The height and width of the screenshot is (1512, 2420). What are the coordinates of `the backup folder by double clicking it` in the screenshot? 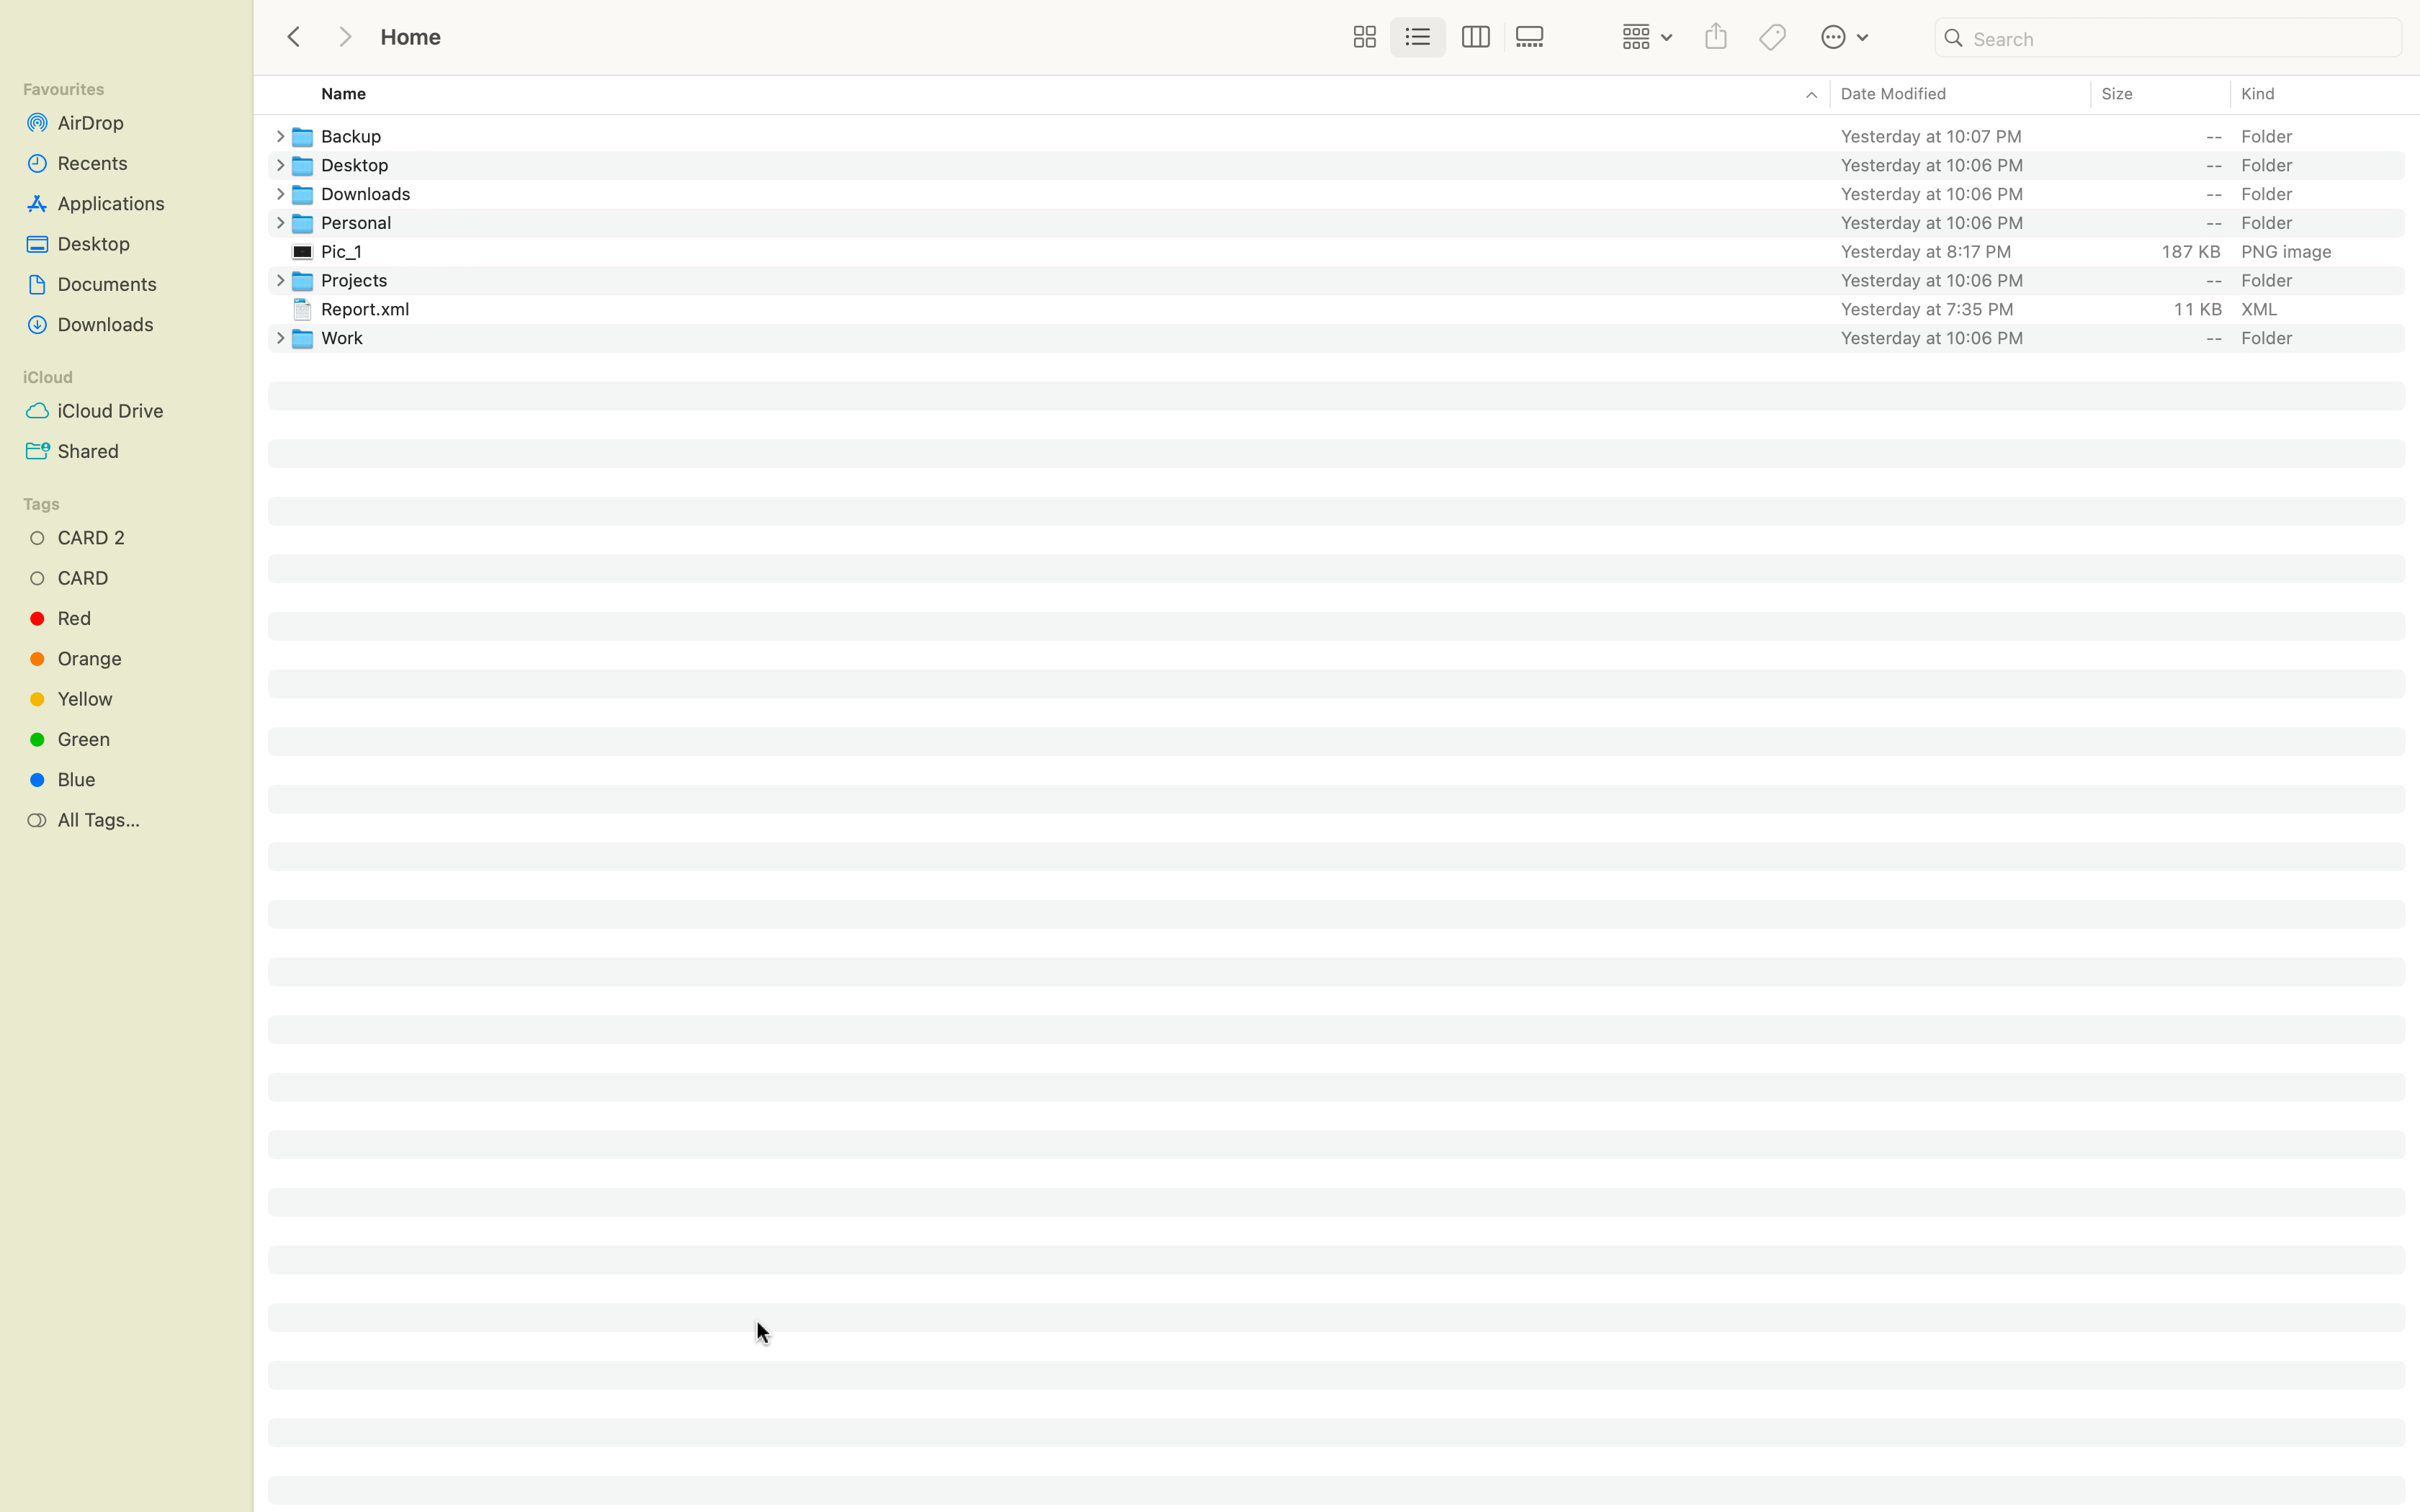 It's located at (1355, 133).